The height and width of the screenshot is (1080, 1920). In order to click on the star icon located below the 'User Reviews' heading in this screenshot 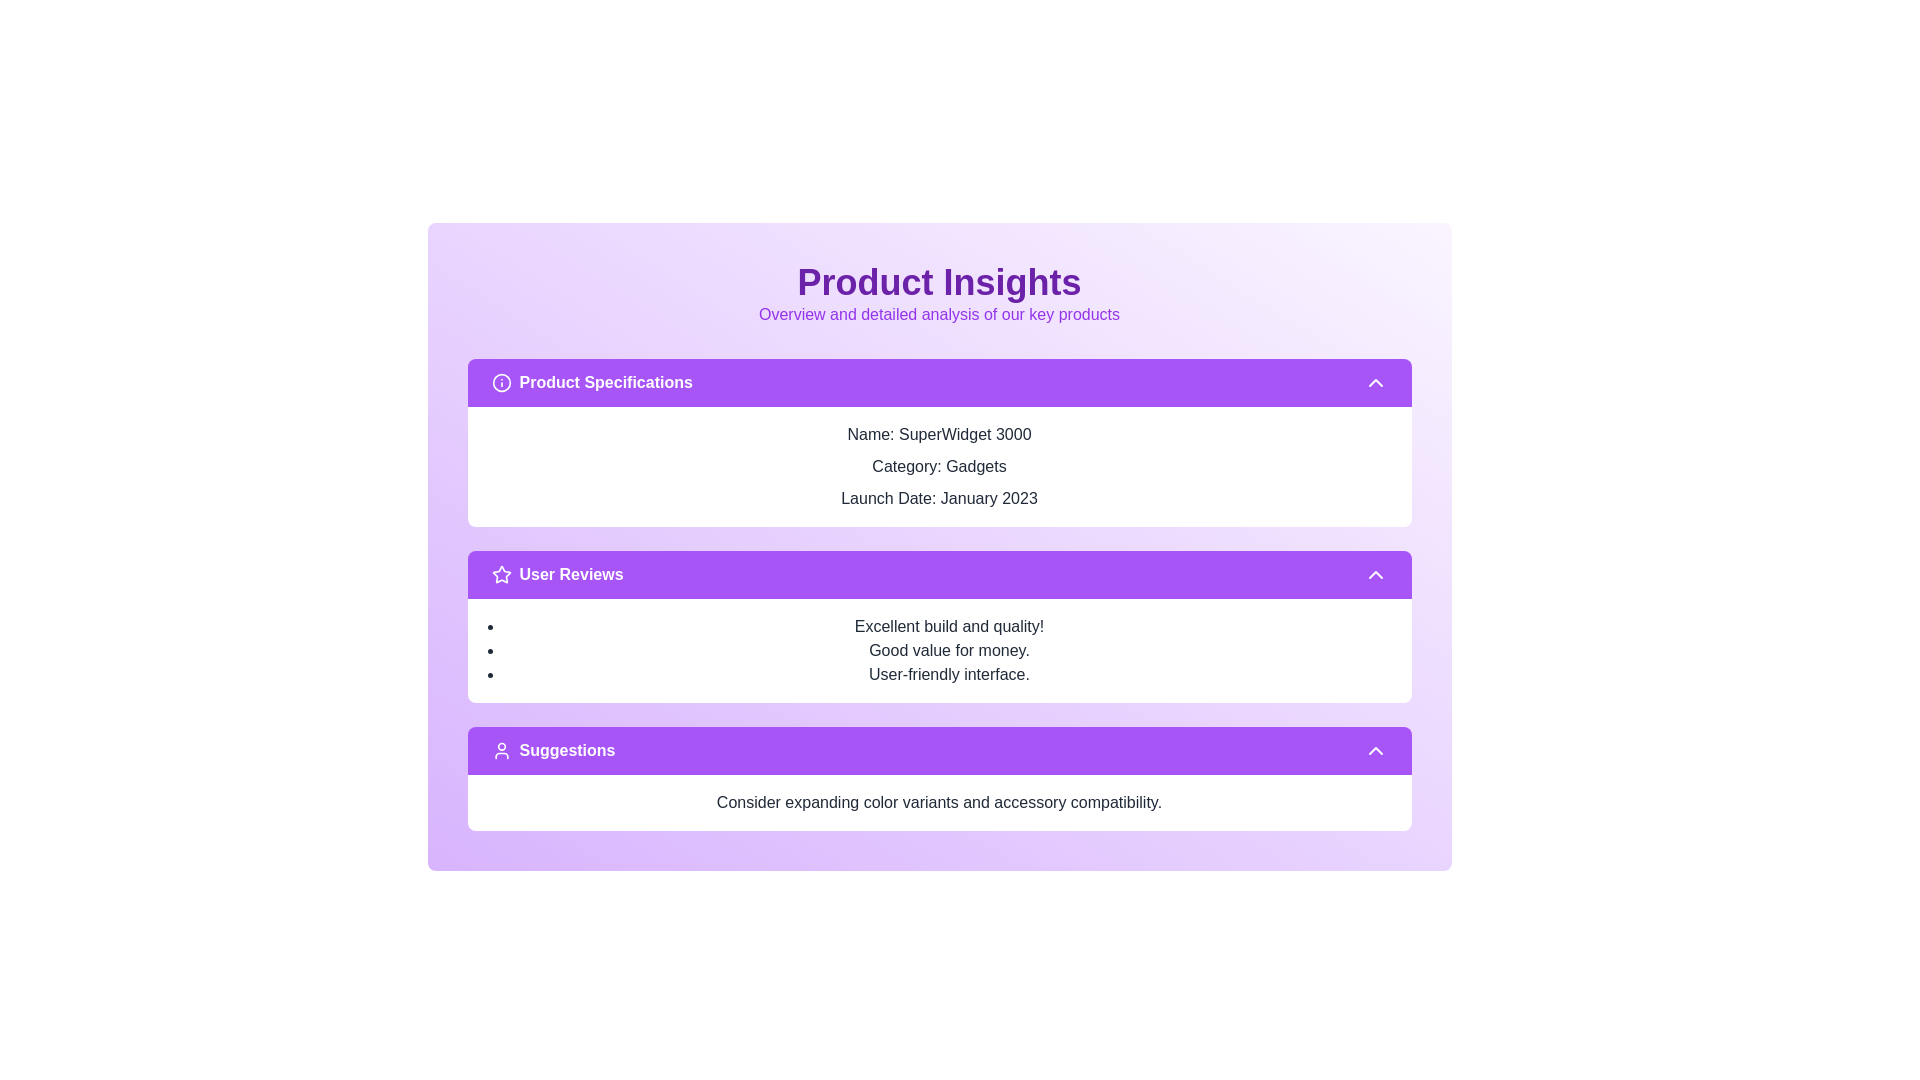, I will do `click(500, 574)`.